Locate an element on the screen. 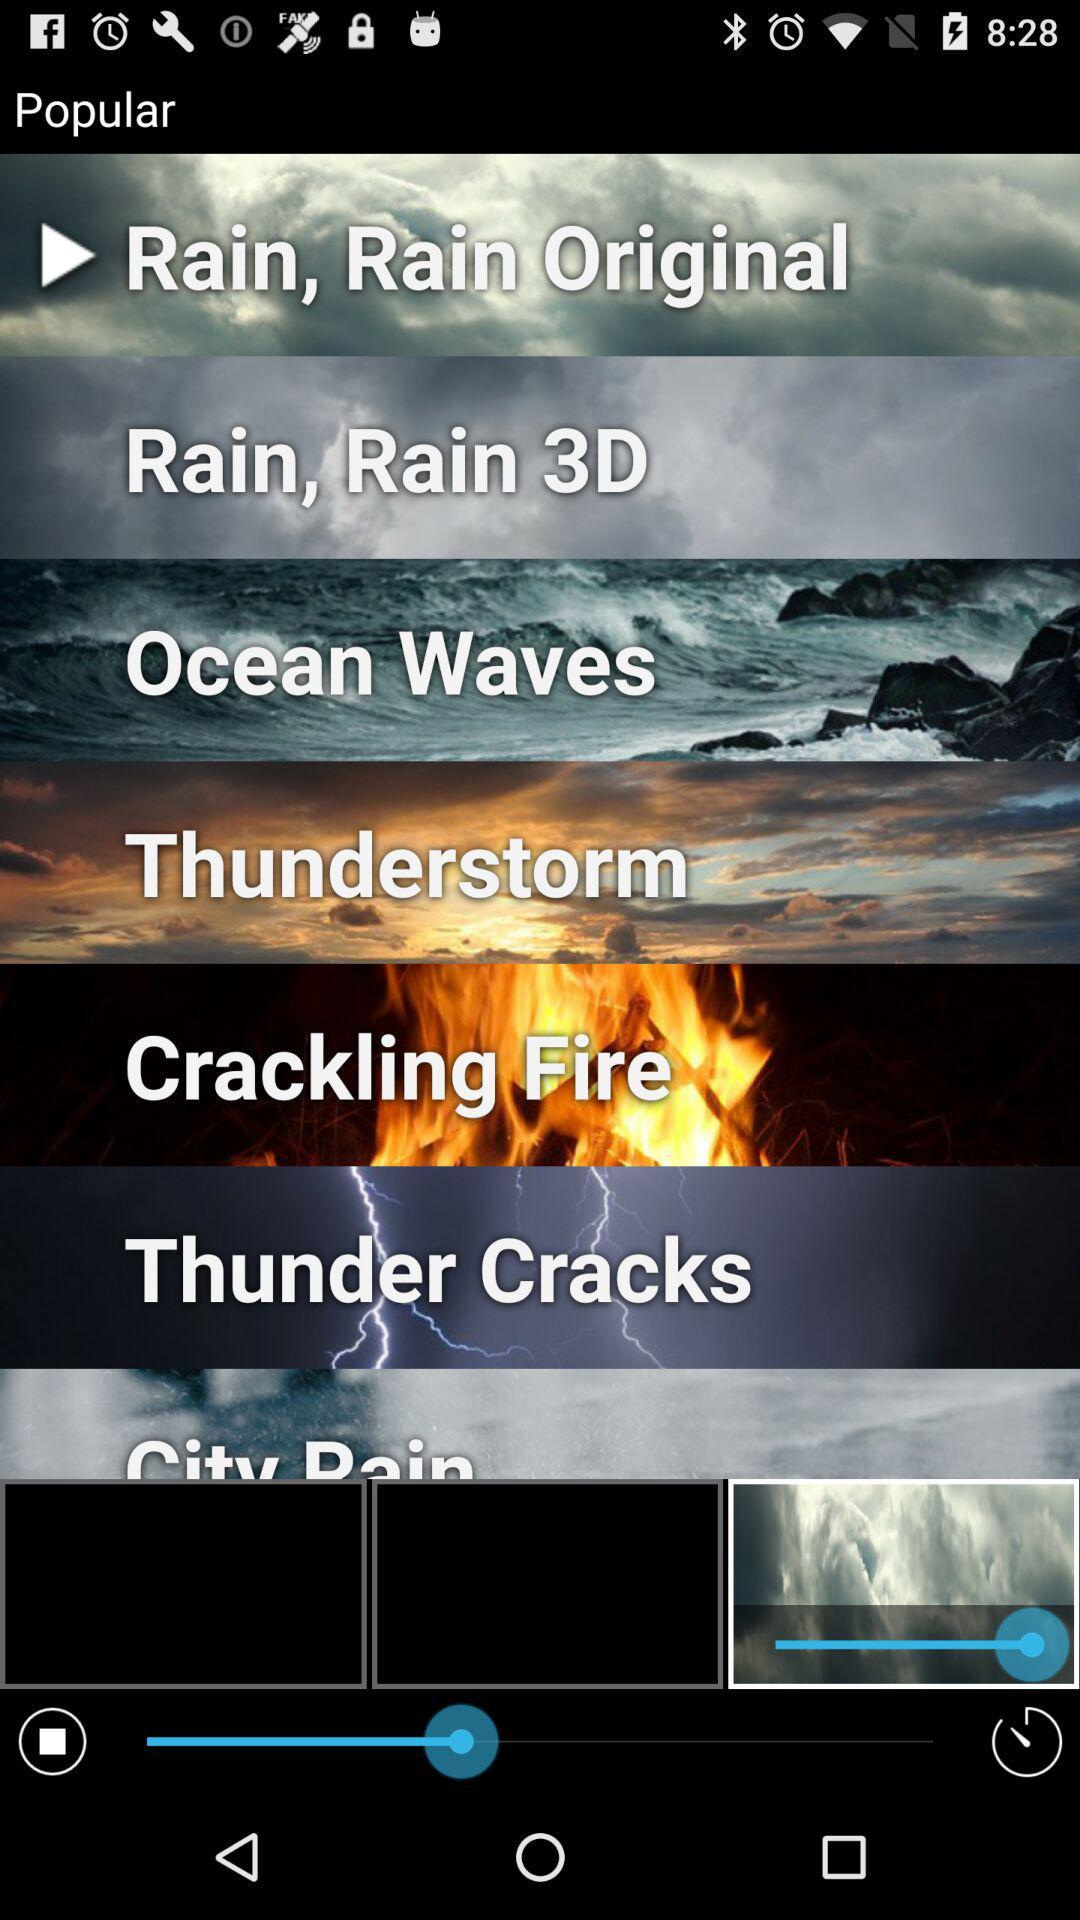 The height and width of the screenshot is (1920, 1080). the middle box in bottom of page is located at coordinates (547, 1583).